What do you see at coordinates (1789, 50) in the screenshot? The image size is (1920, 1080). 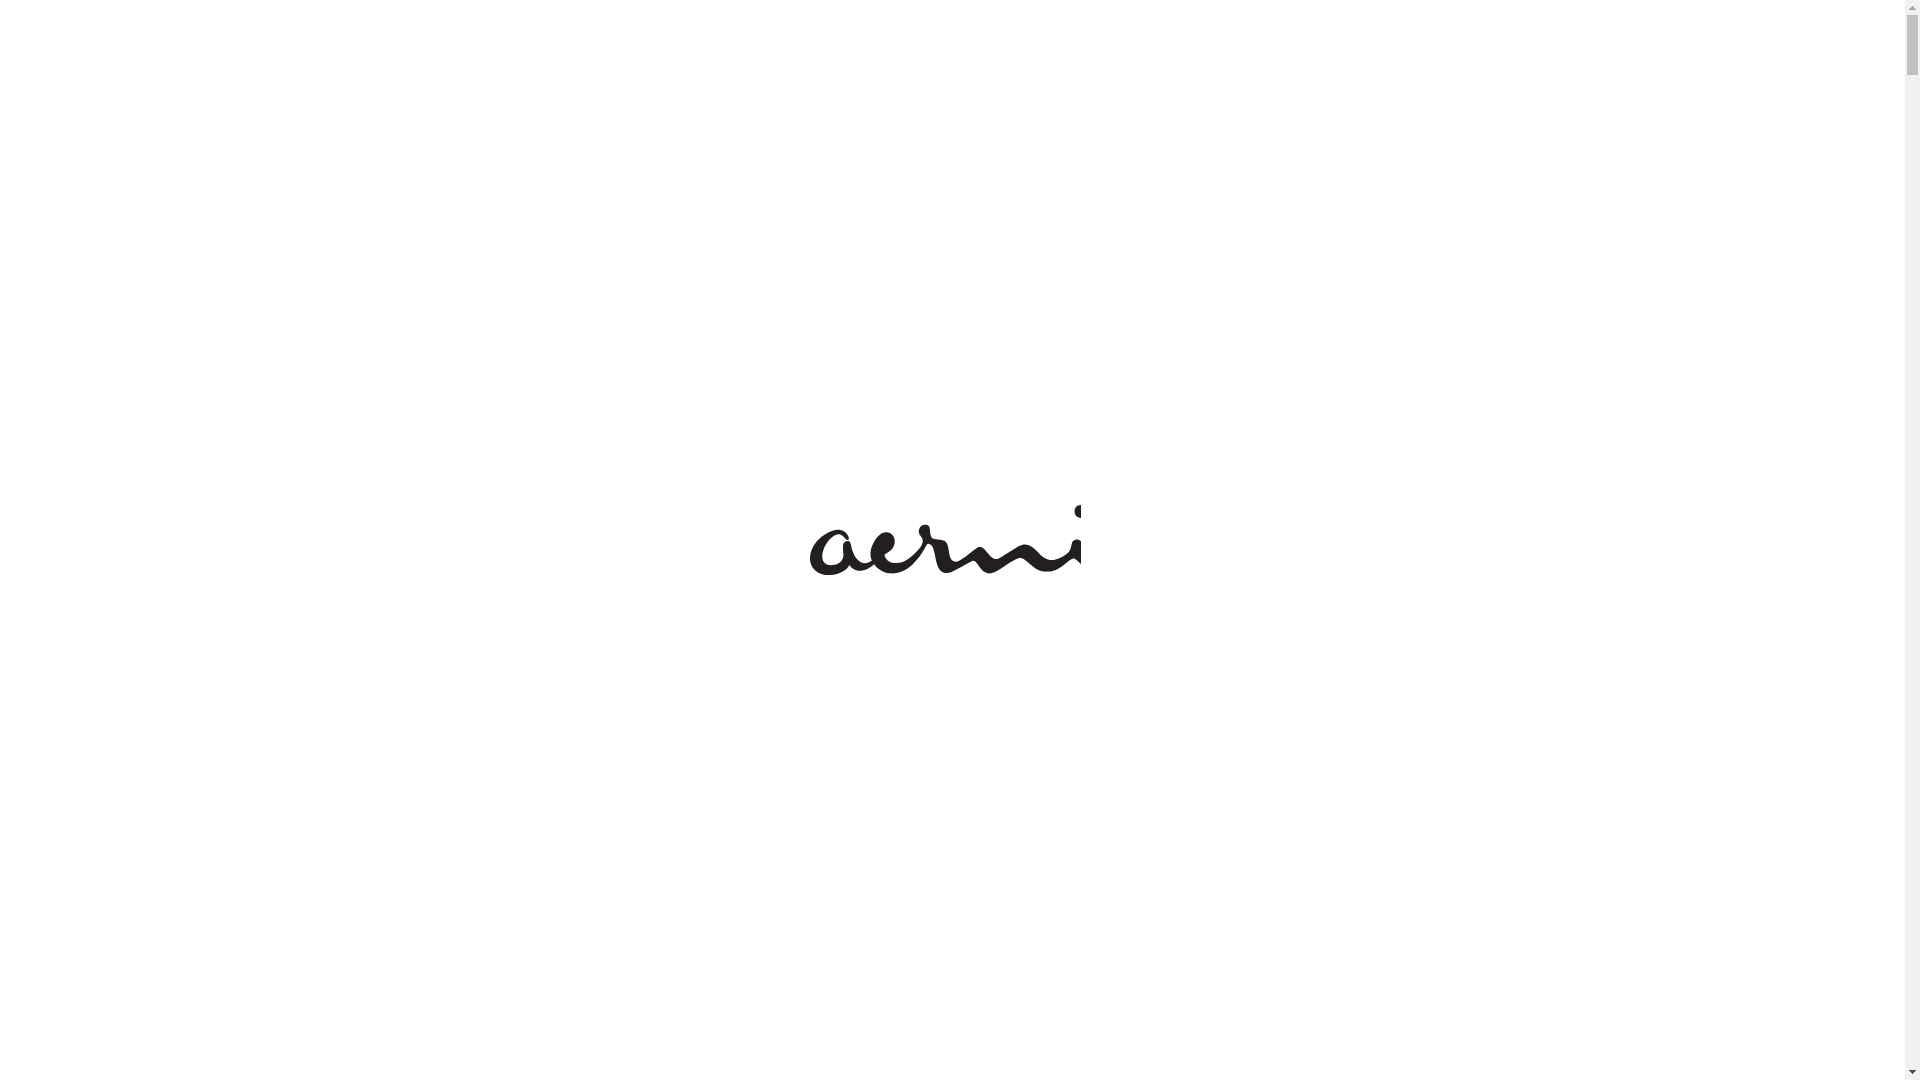 I see `'DE'` at bounding box center [1789, 50].